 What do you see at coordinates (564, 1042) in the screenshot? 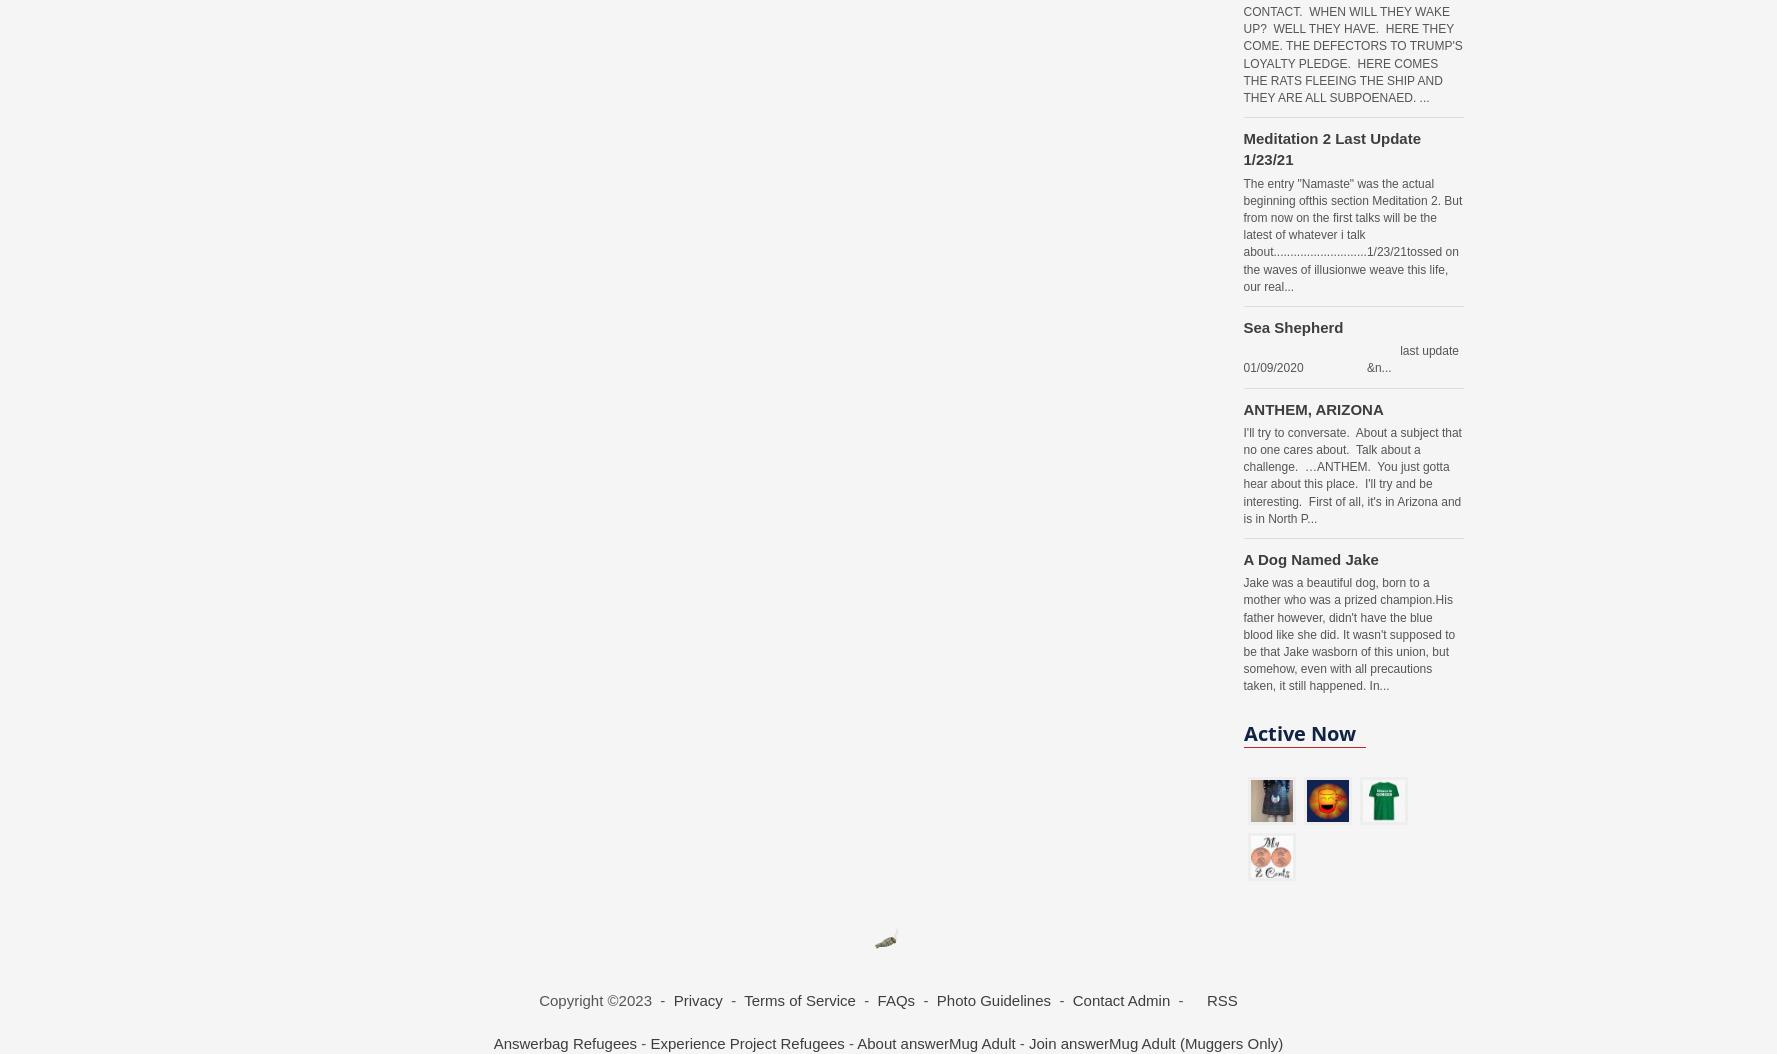
I see `'Answerbag Refugees'` at bounding box center [564, 1042].